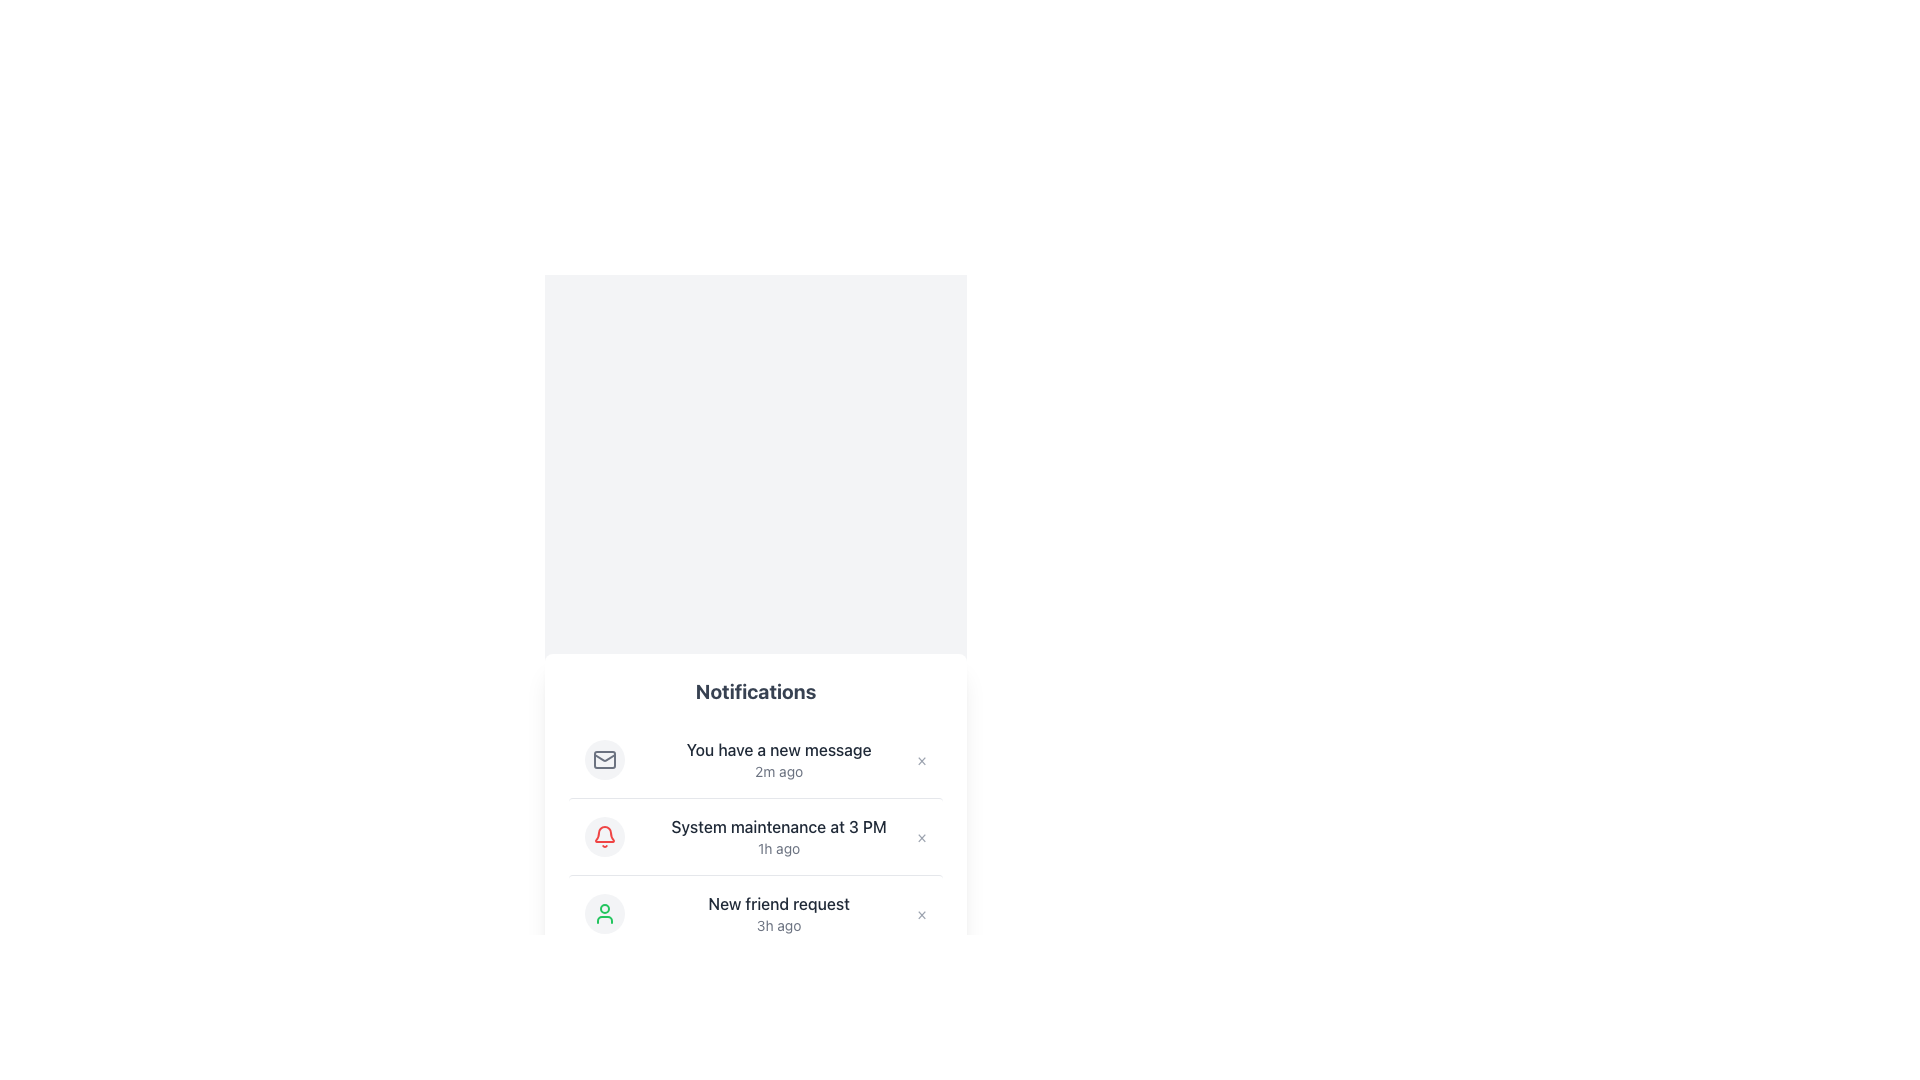  Describe the element at coordinates (603, 759) in the screenshot. I see `the new message notification icon located at the far left of the entry that reads 'You have a new message 2m ago ×'` at that location.